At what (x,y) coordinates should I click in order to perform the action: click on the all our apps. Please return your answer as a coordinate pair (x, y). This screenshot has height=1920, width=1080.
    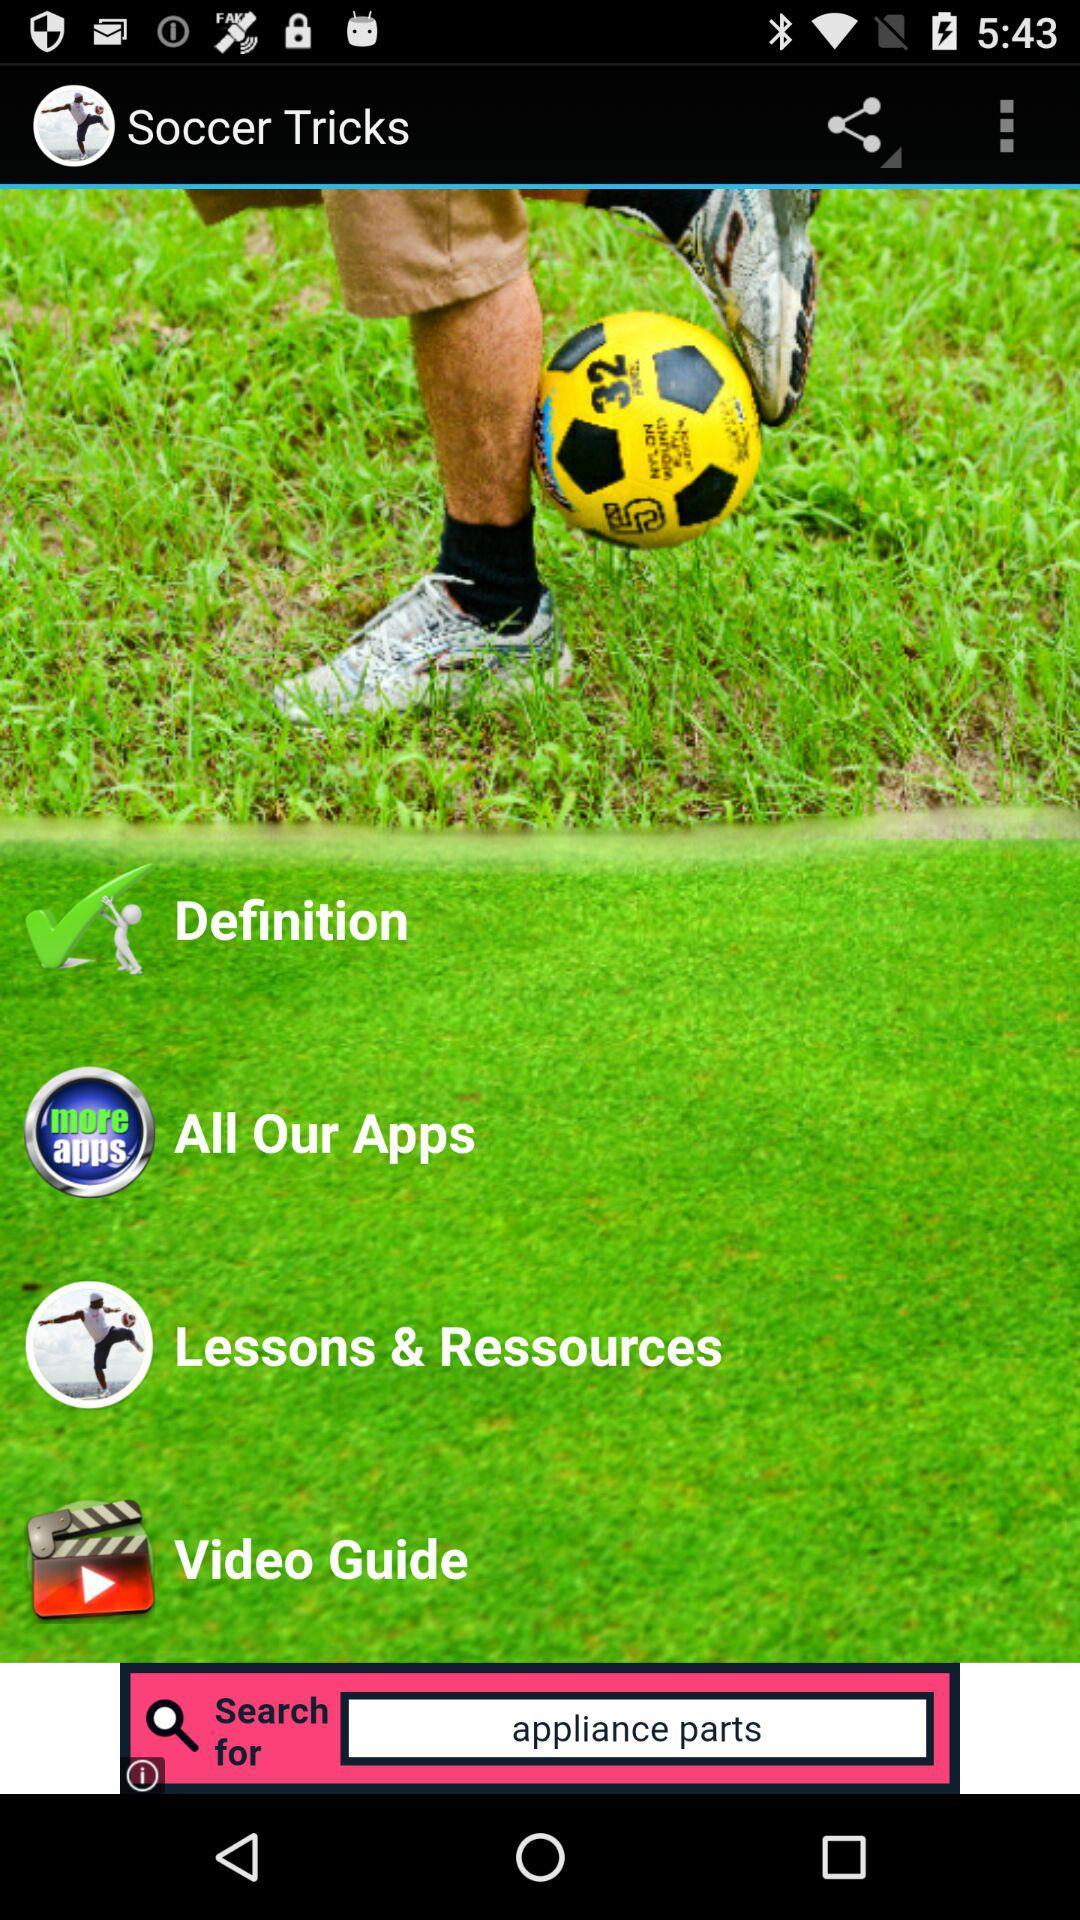
    Looking at the image, I should click on (613, 1131).